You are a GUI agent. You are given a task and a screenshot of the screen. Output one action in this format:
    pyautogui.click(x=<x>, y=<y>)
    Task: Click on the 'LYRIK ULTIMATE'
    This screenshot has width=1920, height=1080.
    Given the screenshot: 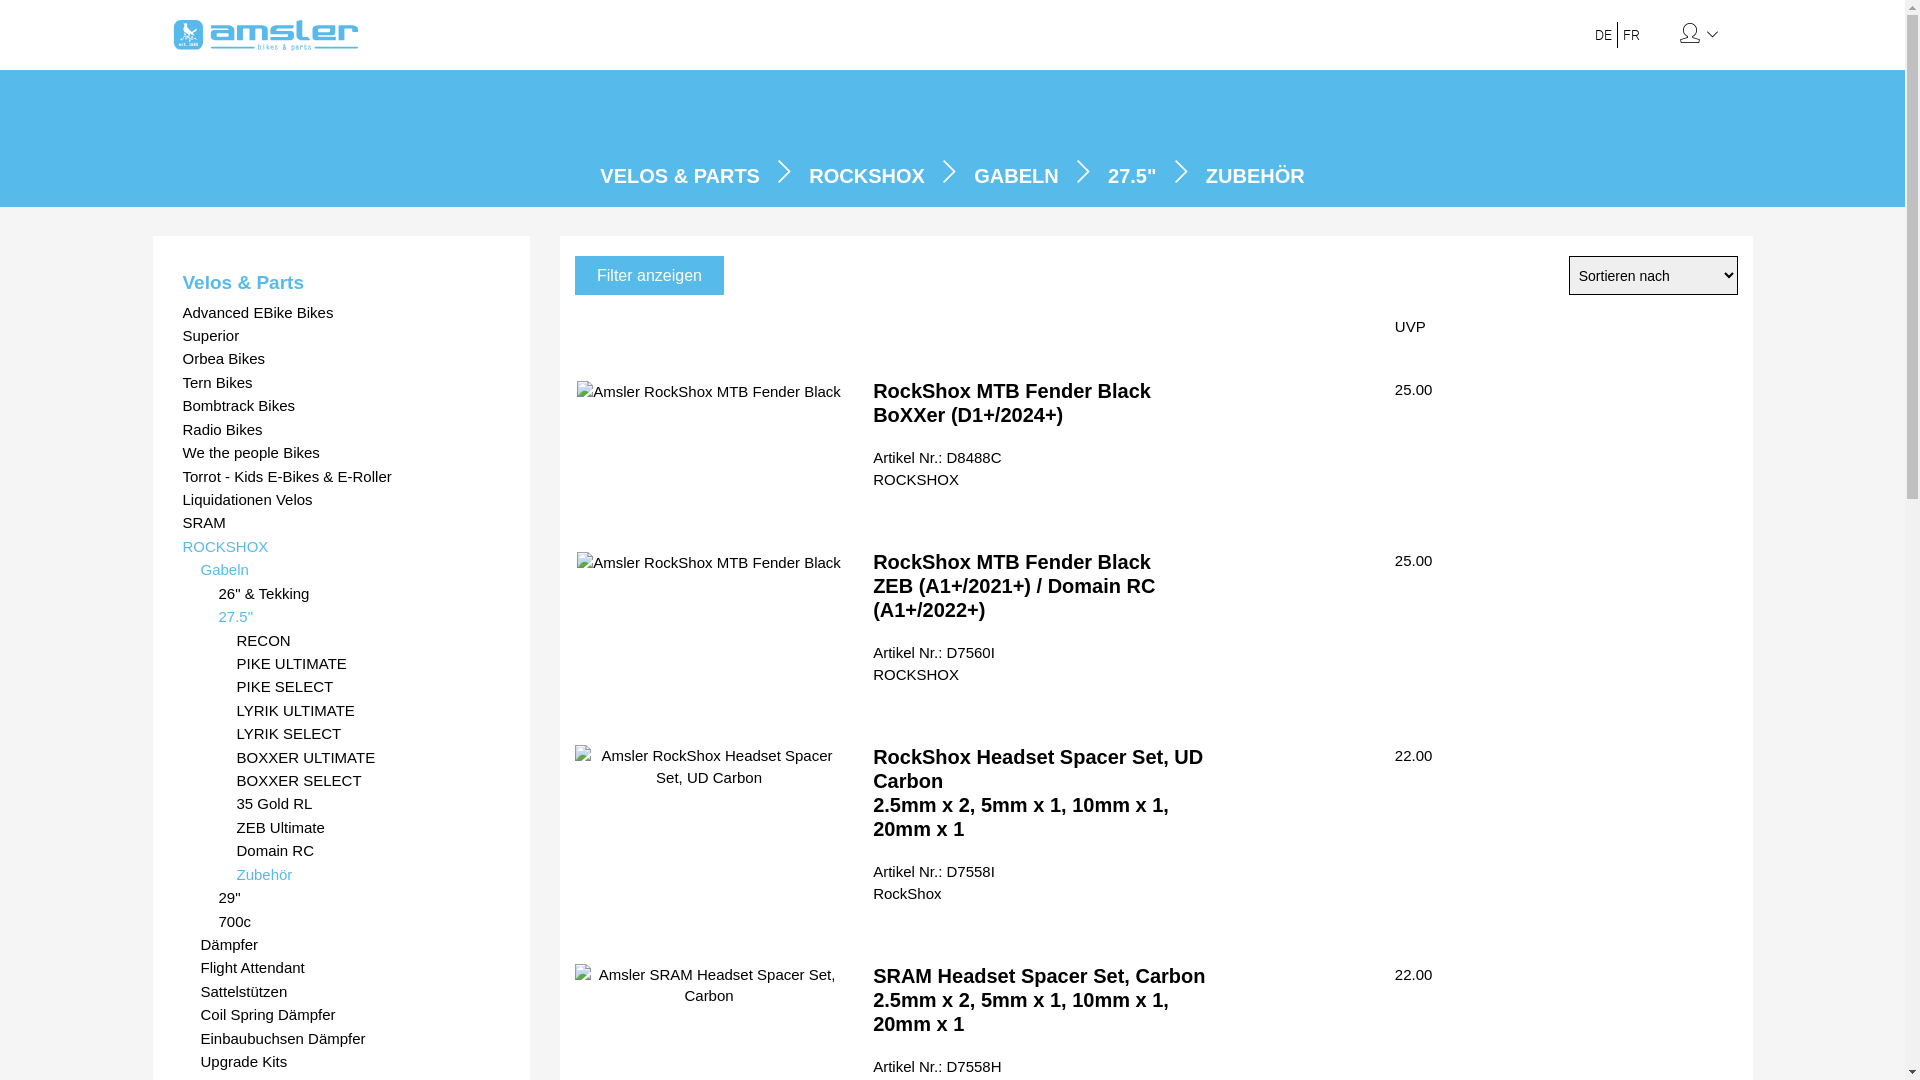 What is the action you would take?
    pyautogui.click(x=368, y=709)
    